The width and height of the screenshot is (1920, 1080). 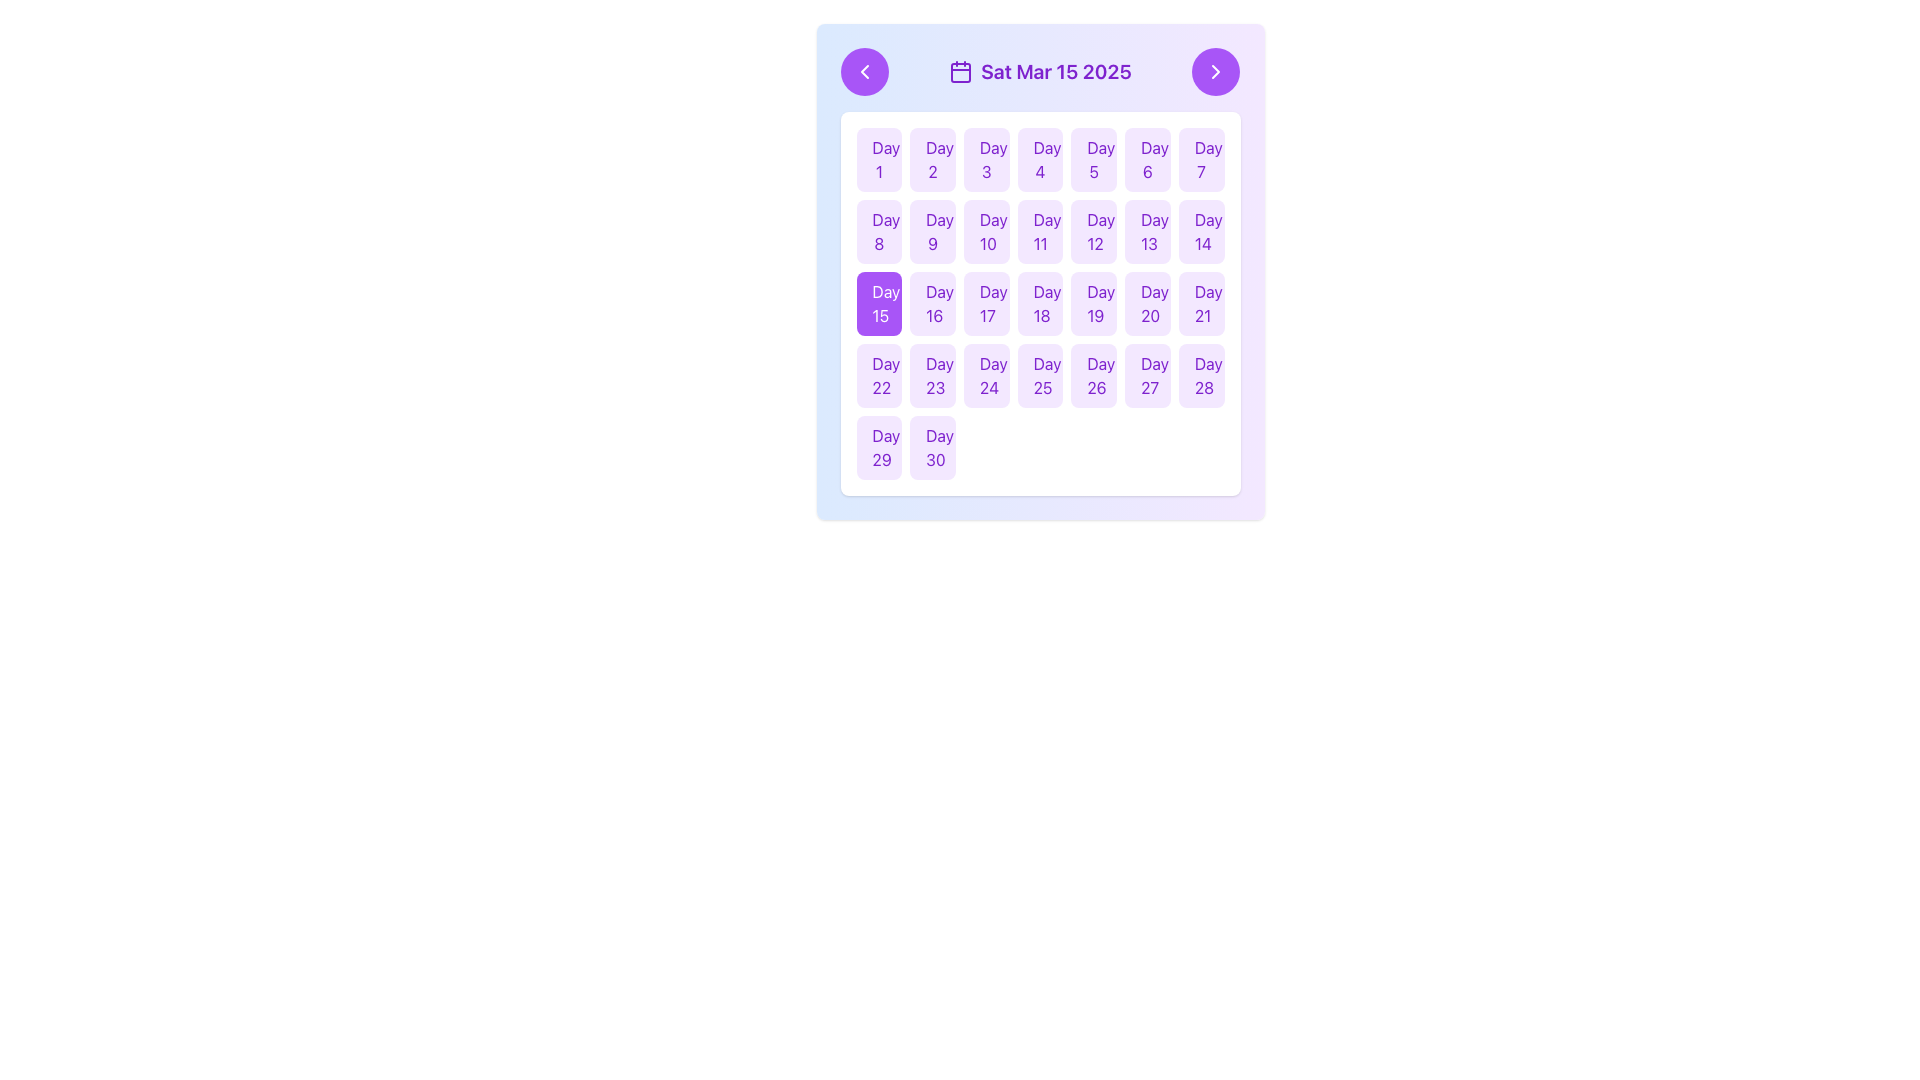 What do you see at coordinates (1040, 304) in the screenshot?
I see `the 'Day 18' button, which is located in the fourth row and third column of the grid layout for day selection` at bounding box center [1040, 304].